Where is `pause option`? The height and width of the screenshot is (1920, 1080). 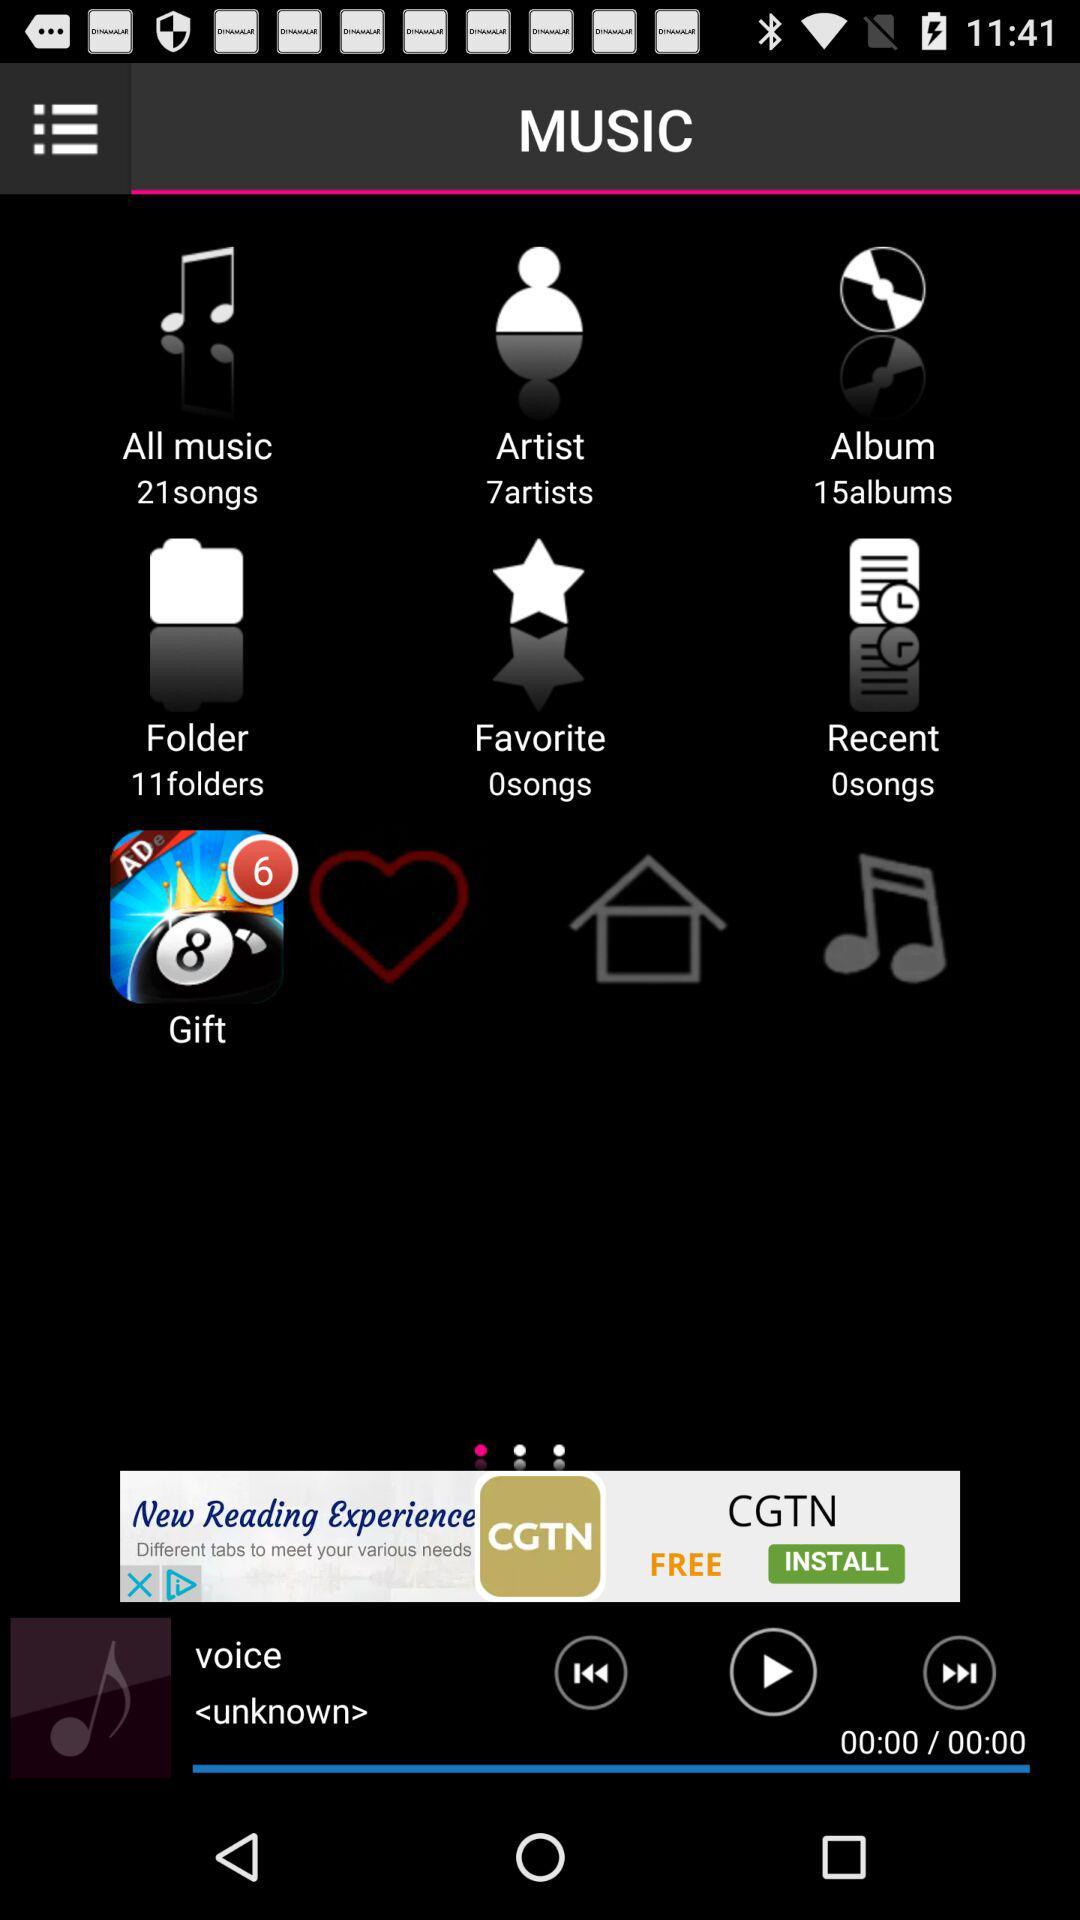 pause option is located at coordinates (772, 1680).